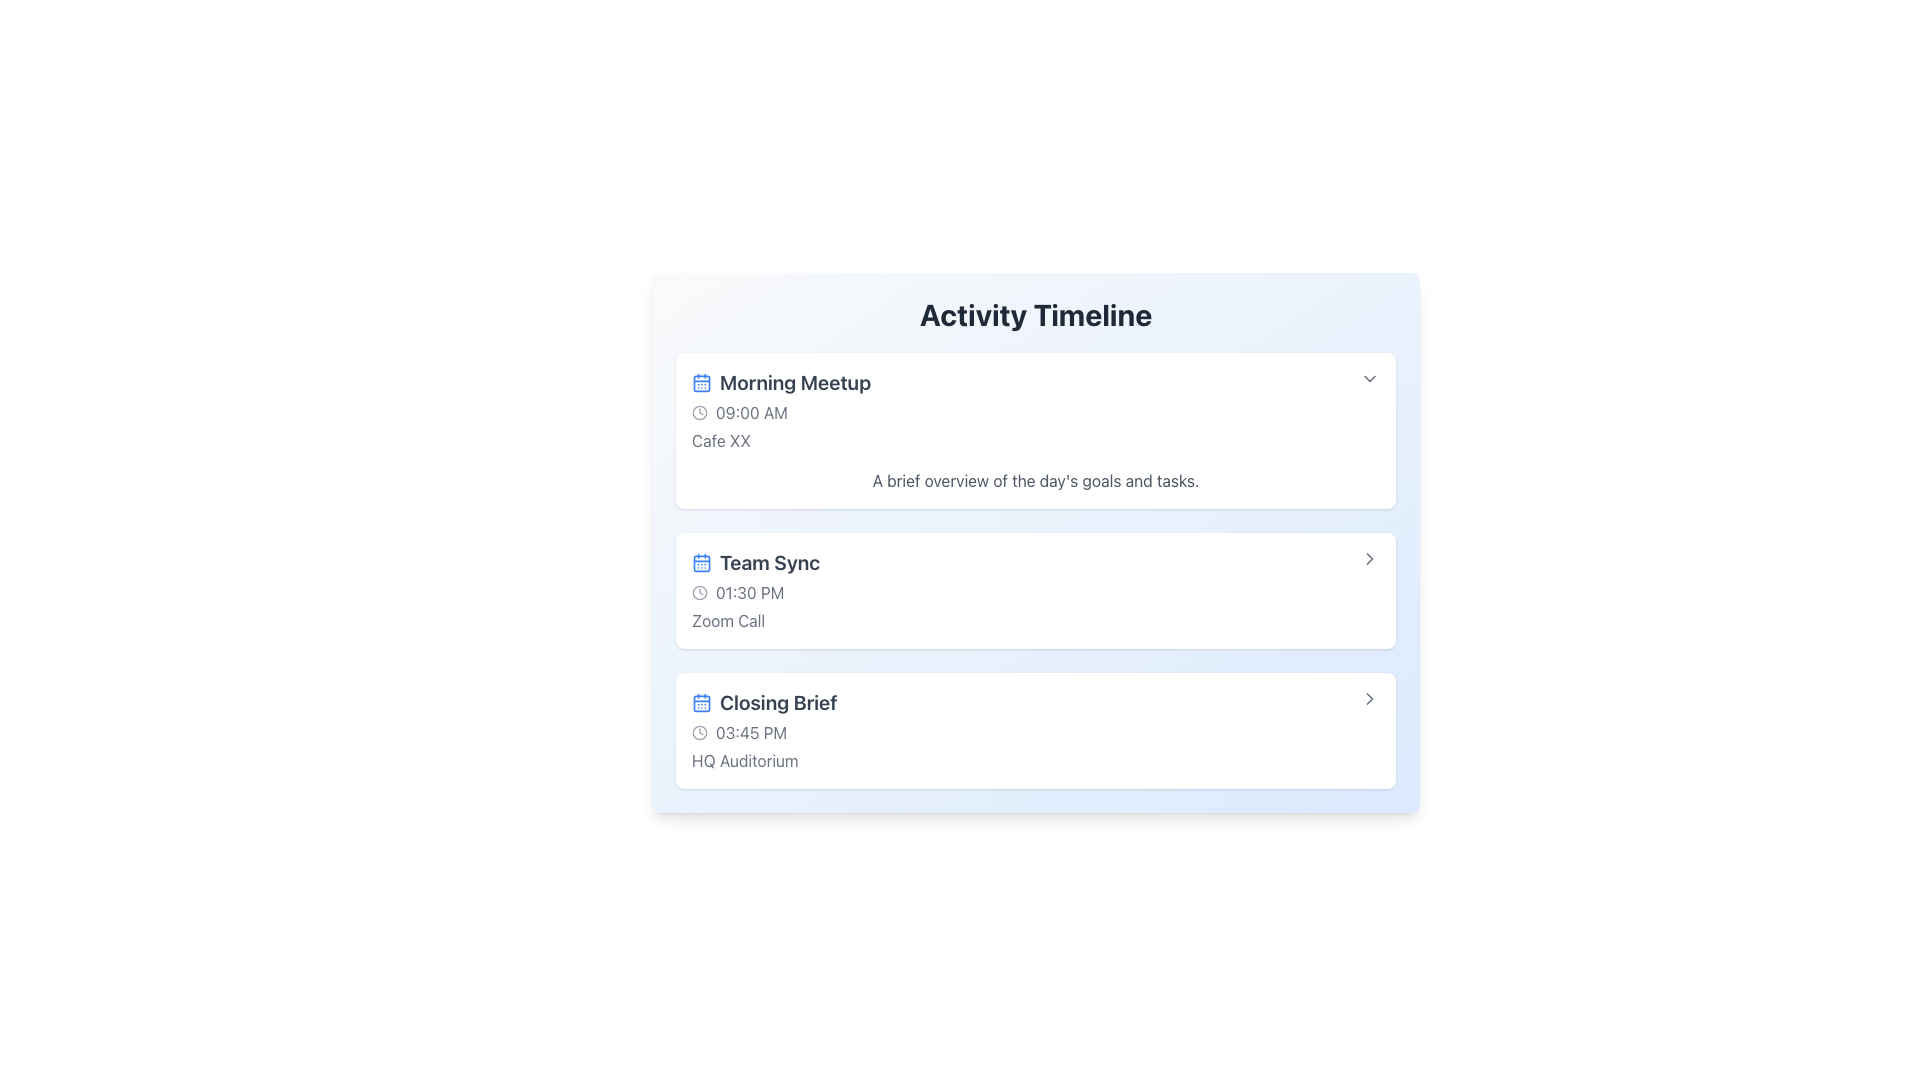 The height and width of the screenshot is (1080, 1920). What do you see at coordinates (763, 732) in the screenshot?
I see `the timestamp display formatted as '03:45 PM' with an adjacent clock icon in the 'Closing Brief' section of the 'Activity Timeline'` at bounding box center [763, 732].